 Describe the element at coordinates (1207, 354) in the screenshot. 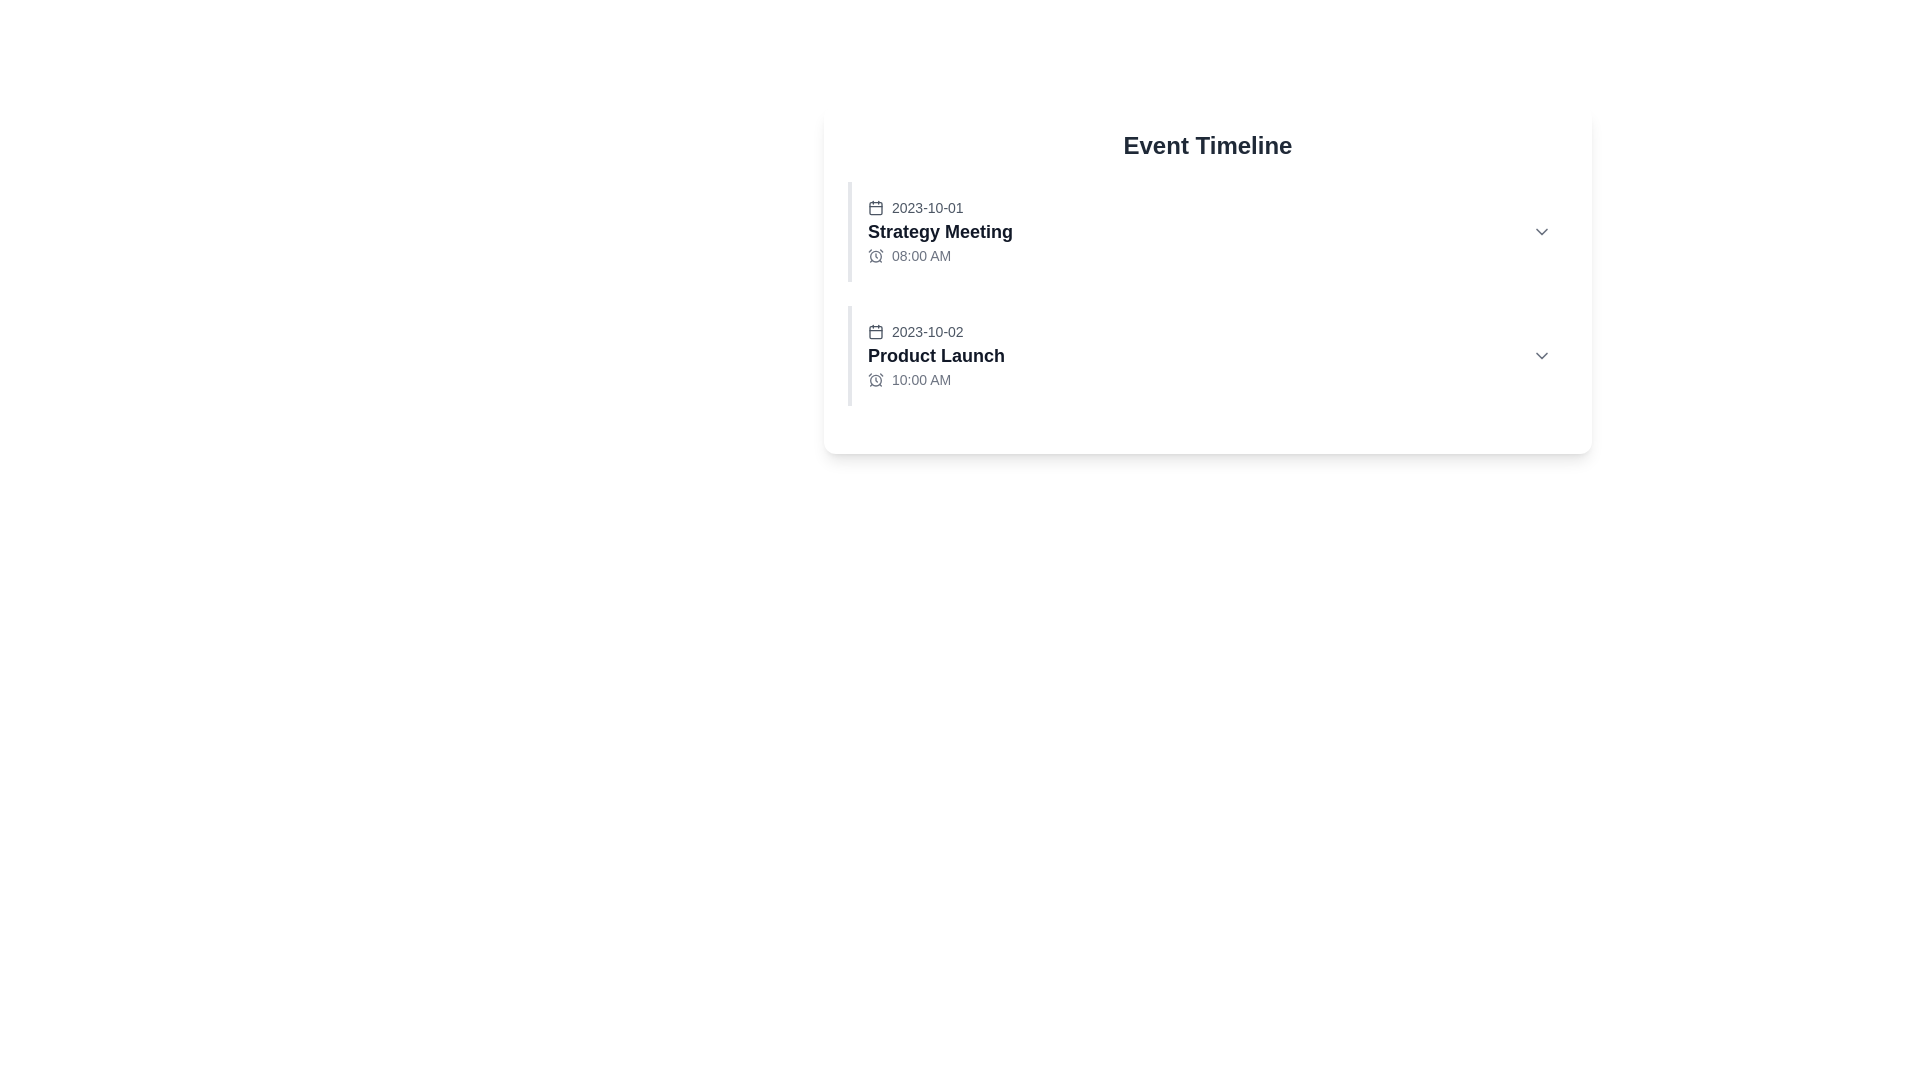

I see `the Card-like event entry displaying the date '2023-10-02', the title 'Product Launch', and the time '10:00 AM', which is the second item in the event timeline list` at that location.